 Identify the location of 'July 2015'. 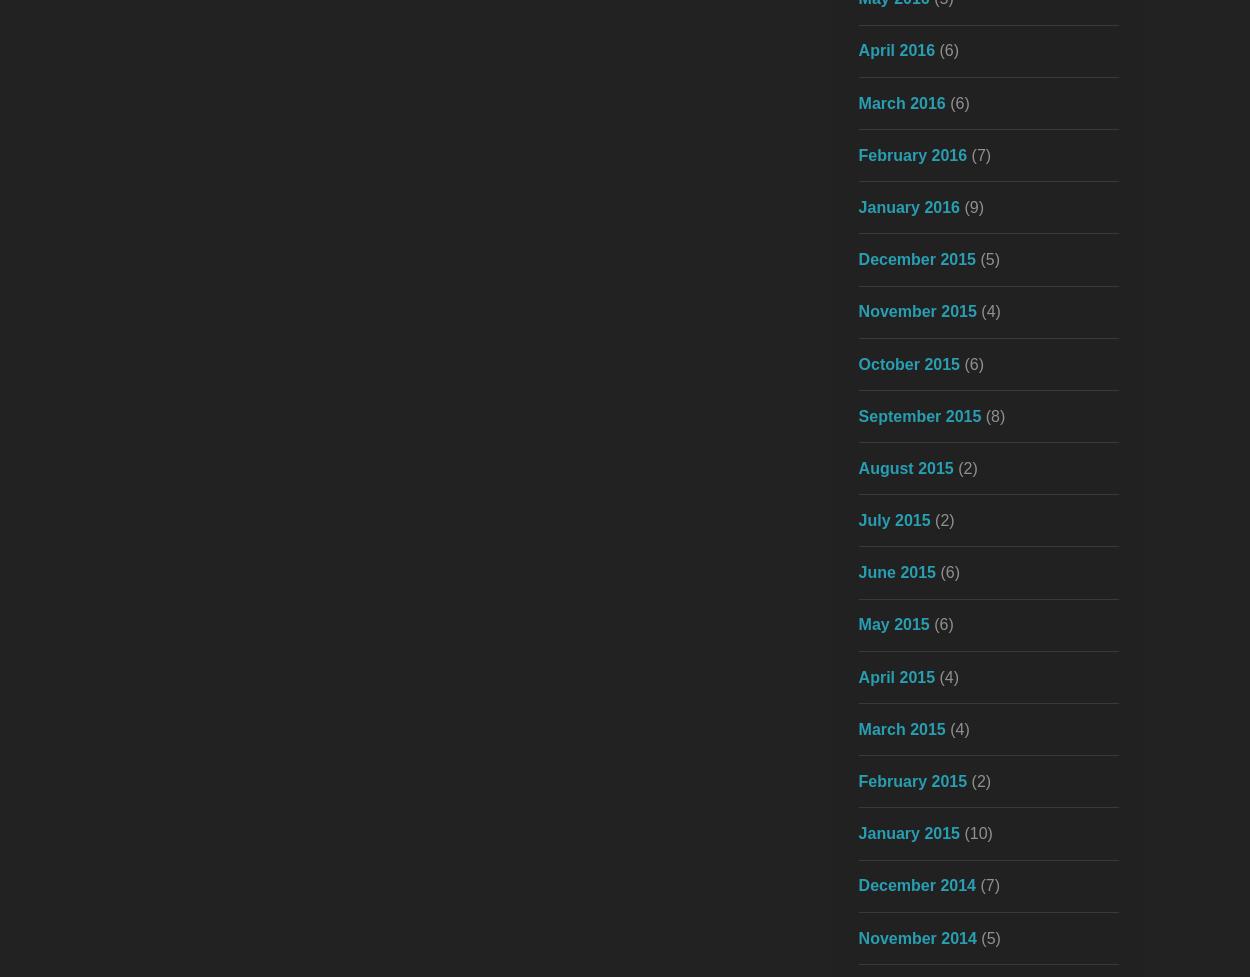
(893, 519).